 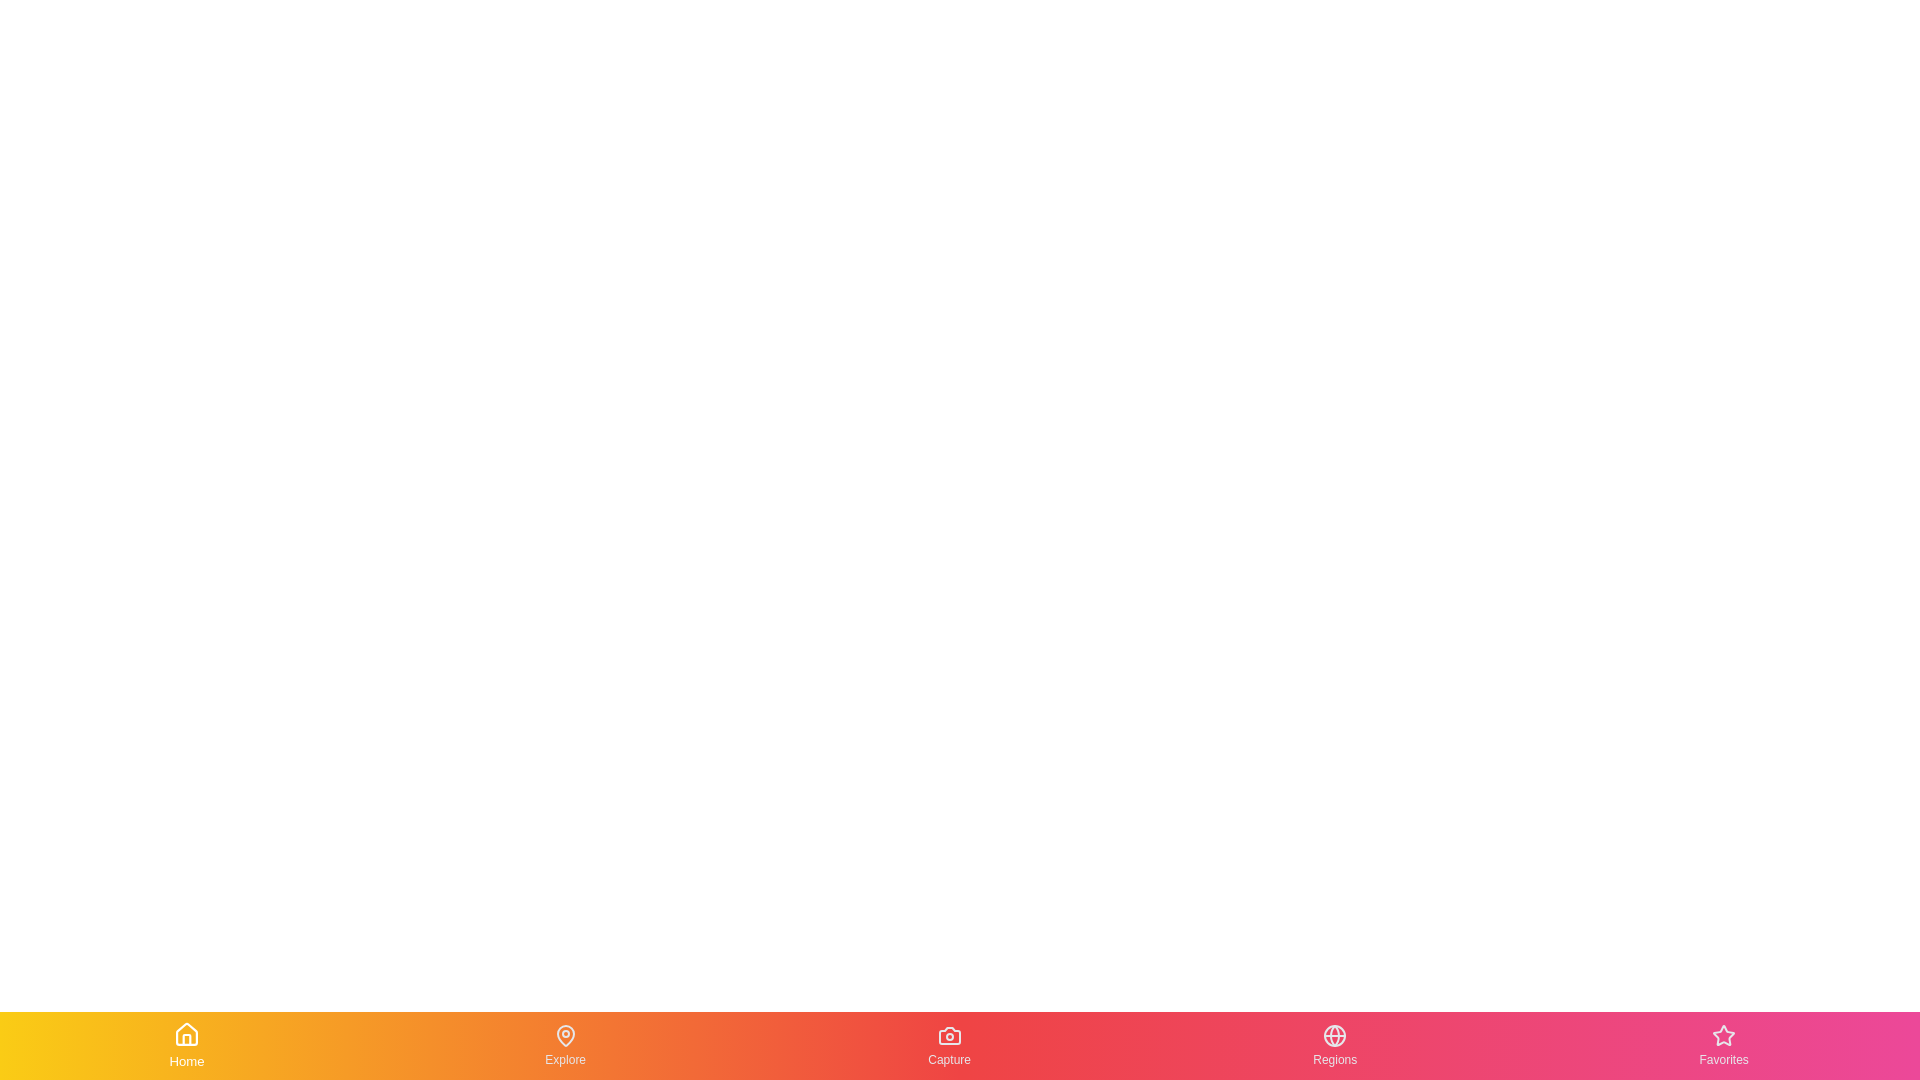 I want to click on the Explore tab in the bottom navigation bar, so click(x=565, y=1044).